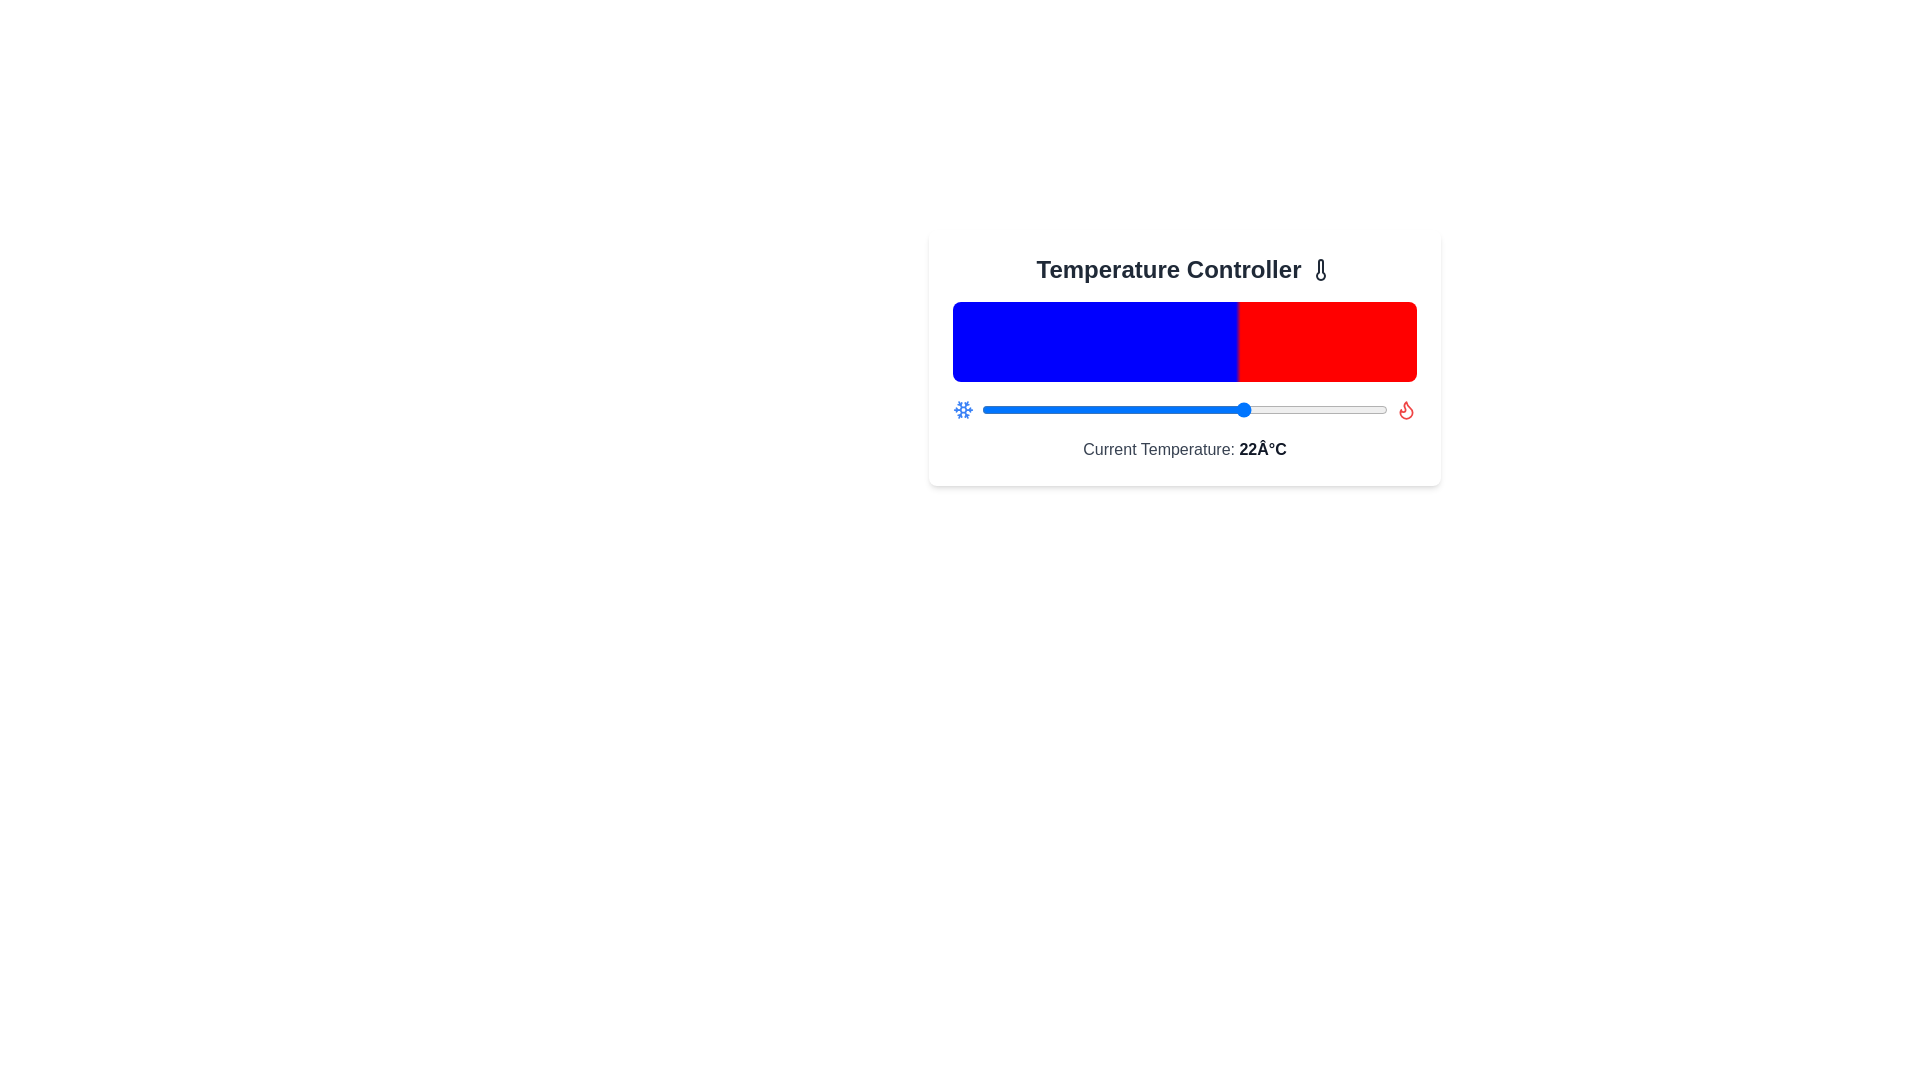  What do you see at coordinates (963, 408) in the screenshot?
I see `the snowflake icon to interact with it` at bounding box center [963, 408].